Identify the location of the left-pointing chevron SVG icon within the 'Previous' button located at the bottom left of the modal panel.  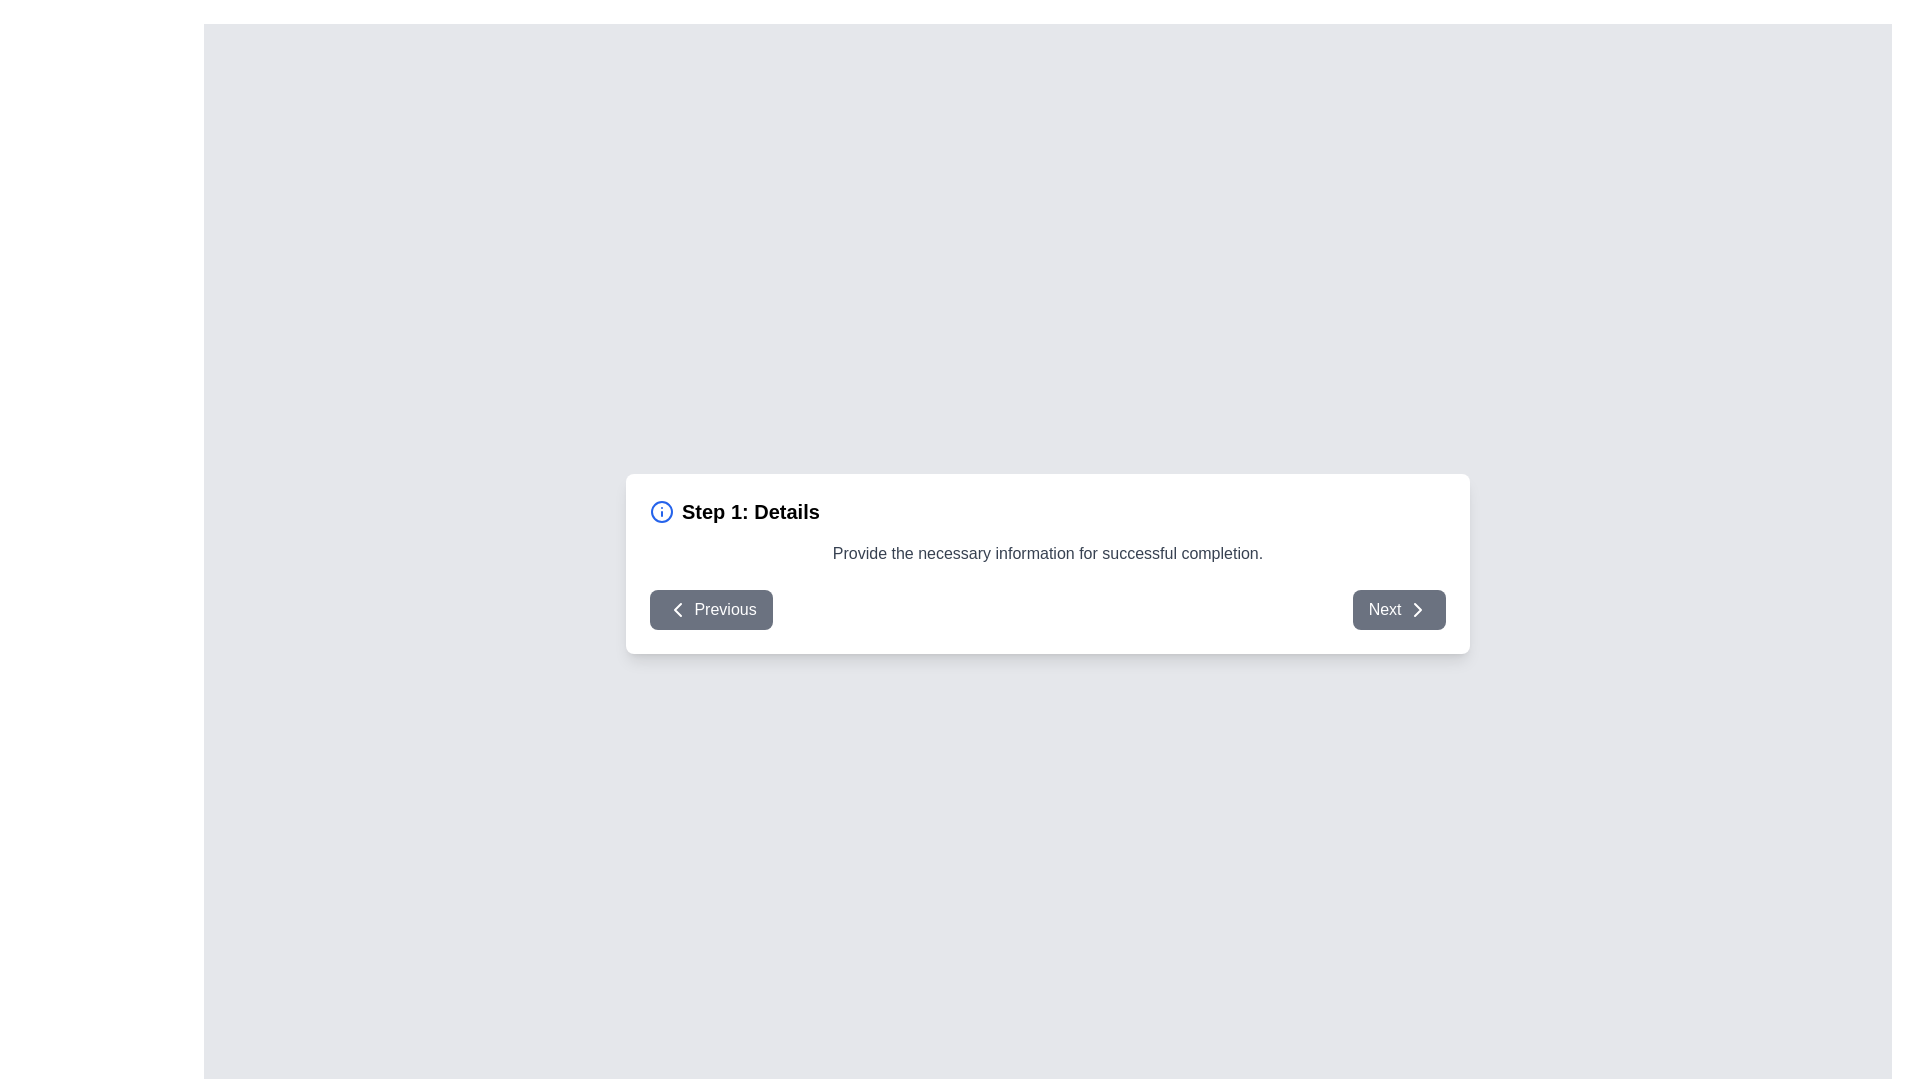
(677, 608).